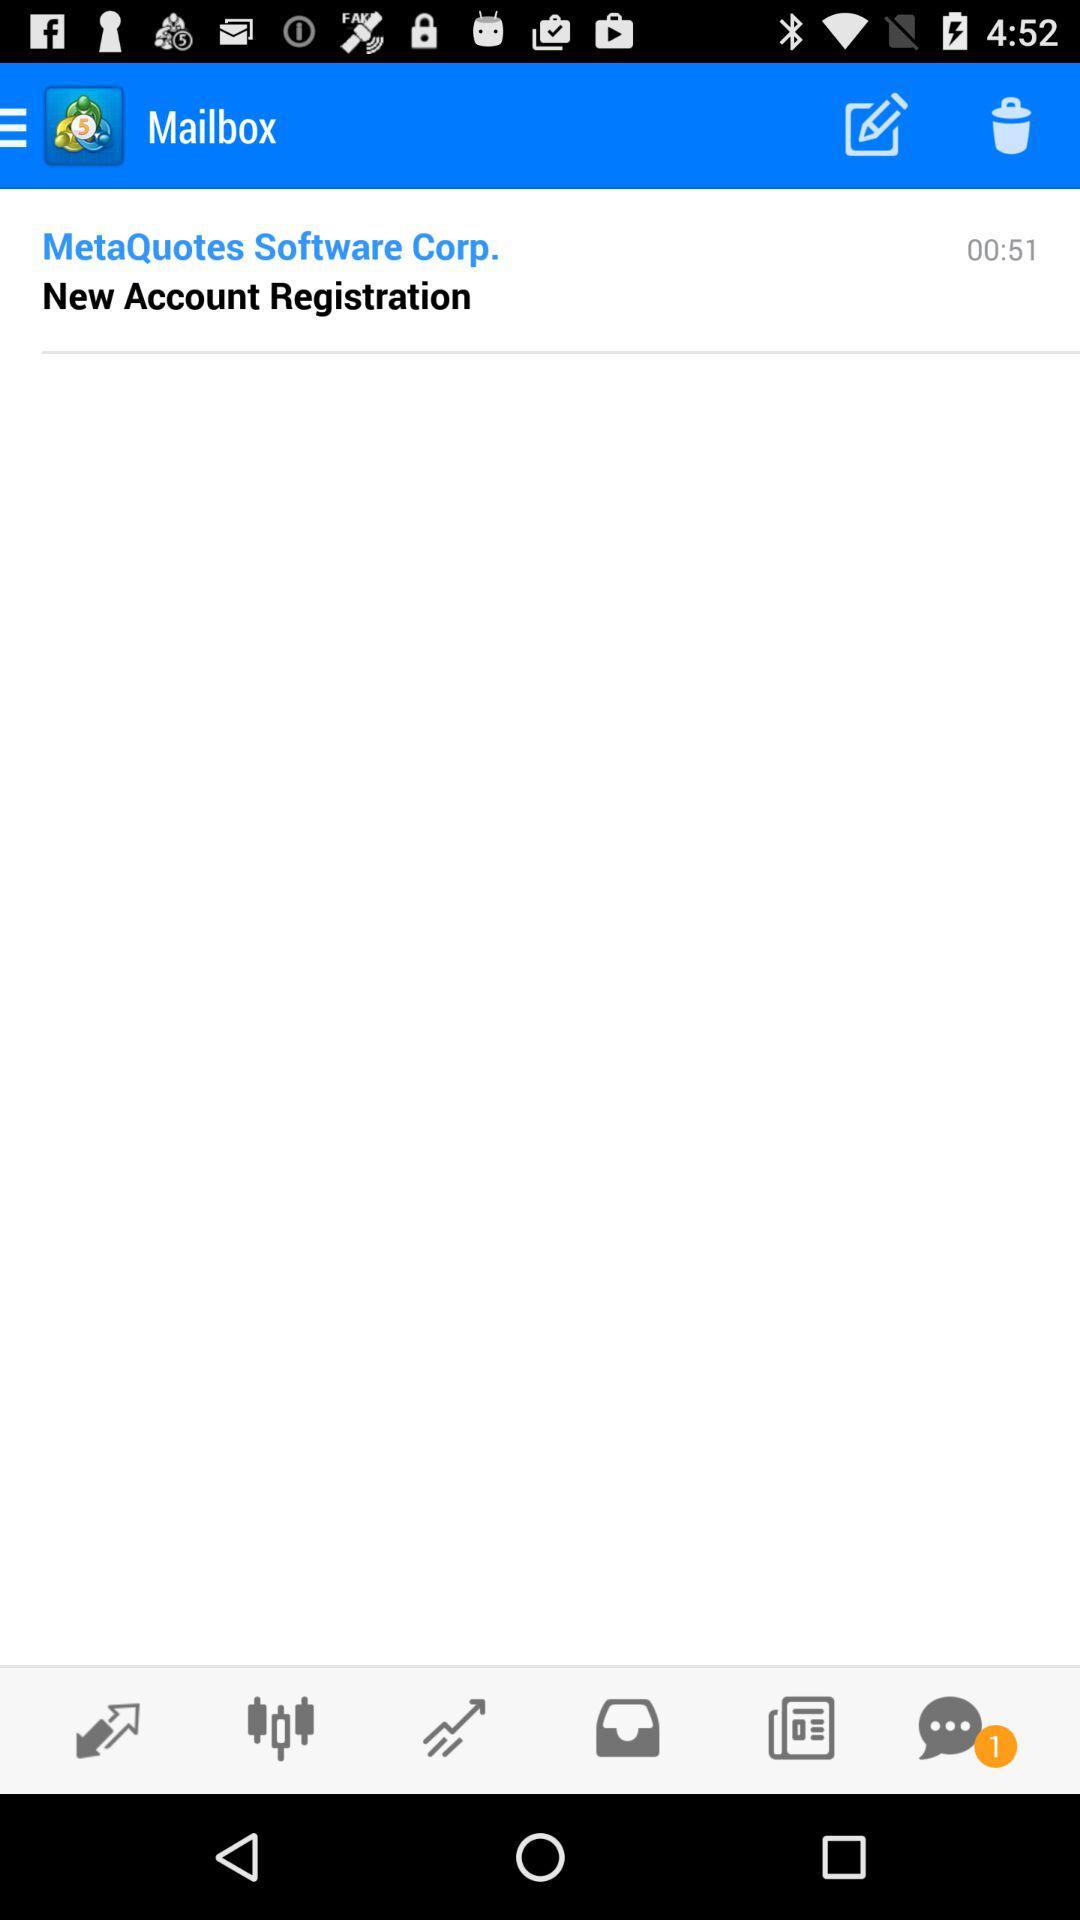 Image resolution: width=1080 pixels, height=1920 pixels. Describe the element at coordinates (255, 293) in the screenshot. I see `the new account registration icon` at that location.